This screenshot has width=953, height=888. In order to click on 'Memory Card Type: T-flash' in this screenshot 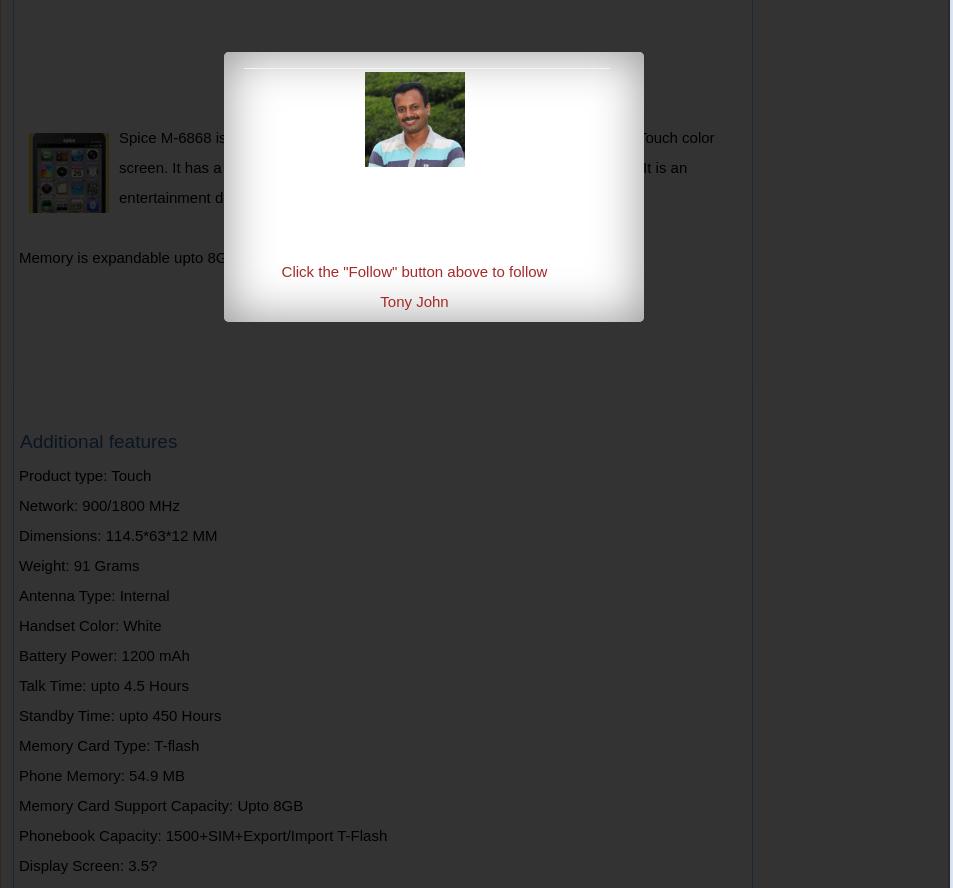, I will do `click(108, 744)`.